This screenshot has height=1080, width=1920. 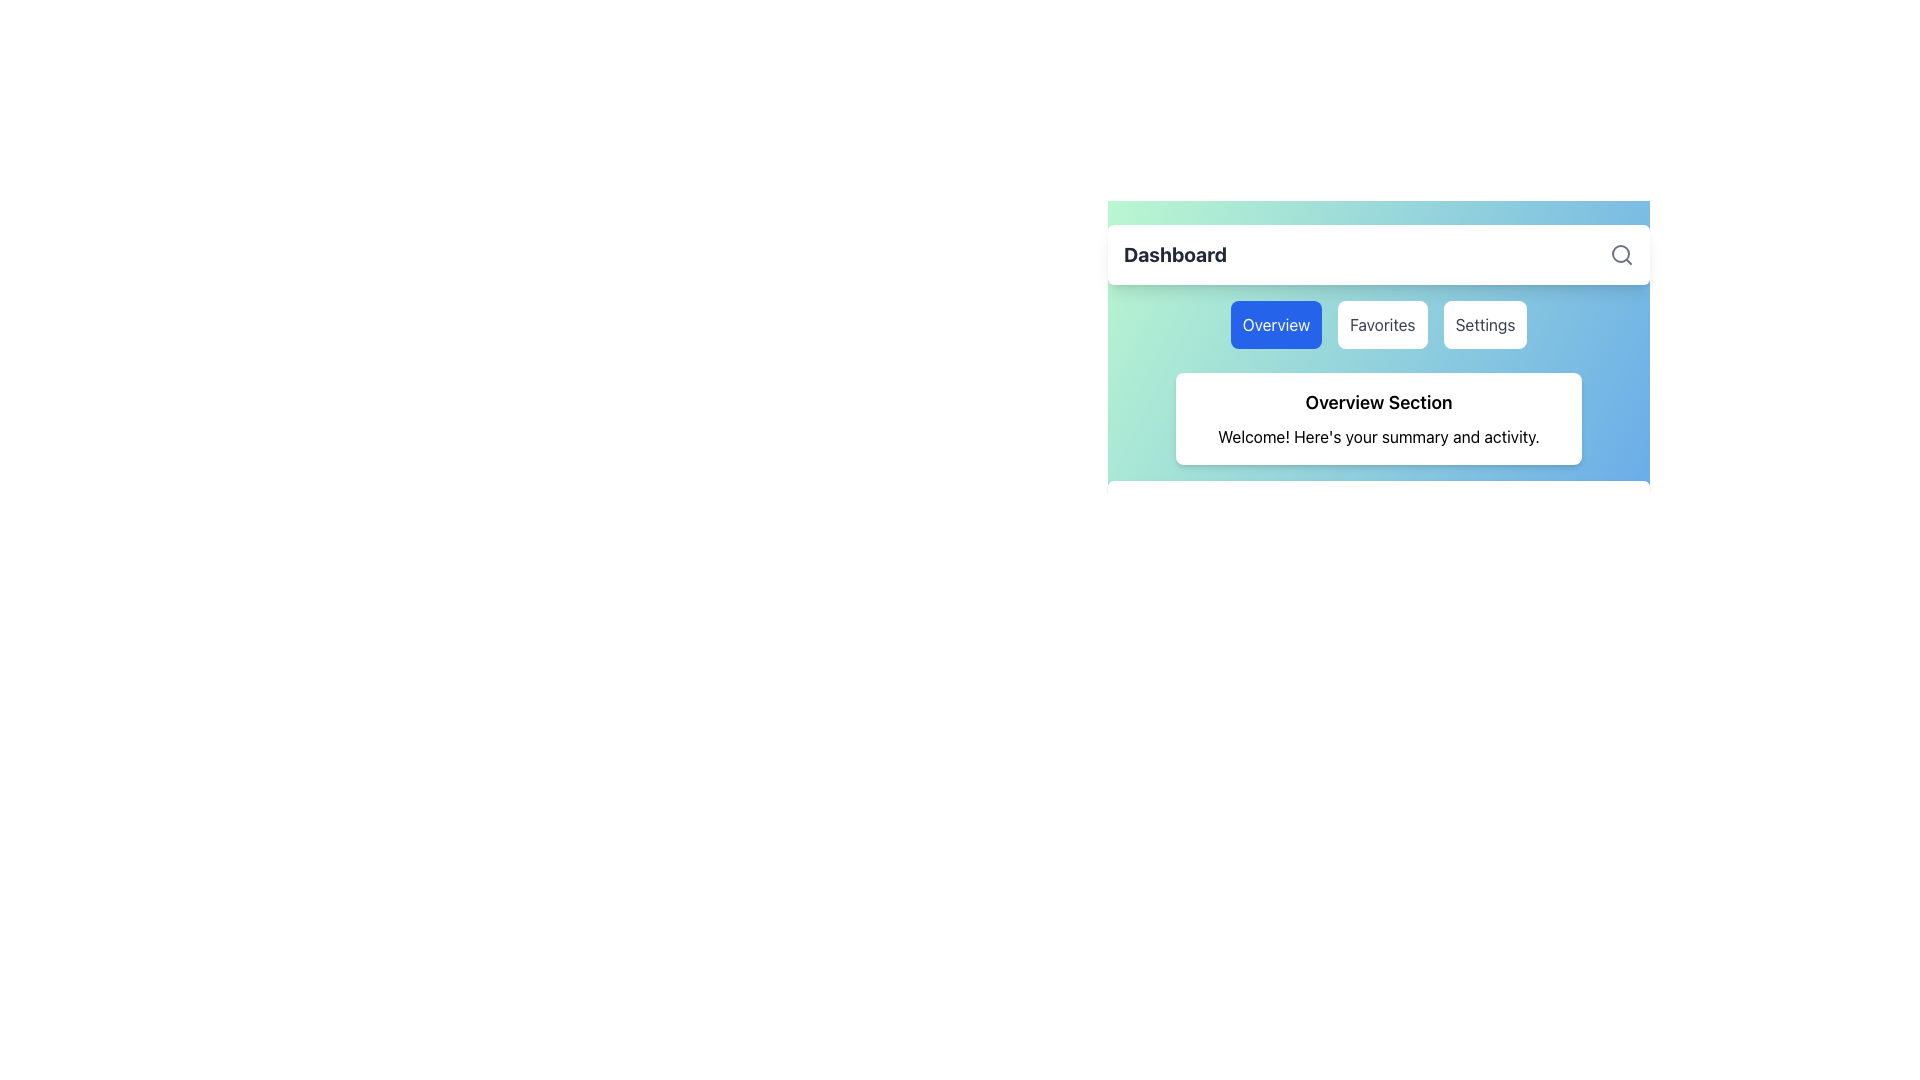 What do you see at coordinates (1377, 418) in the screenshot?
I see `displayed text from the central text content element located below the navigation bar on the dashboard, which provides an overview and welcoming message` at bounding box center [1377, 418].